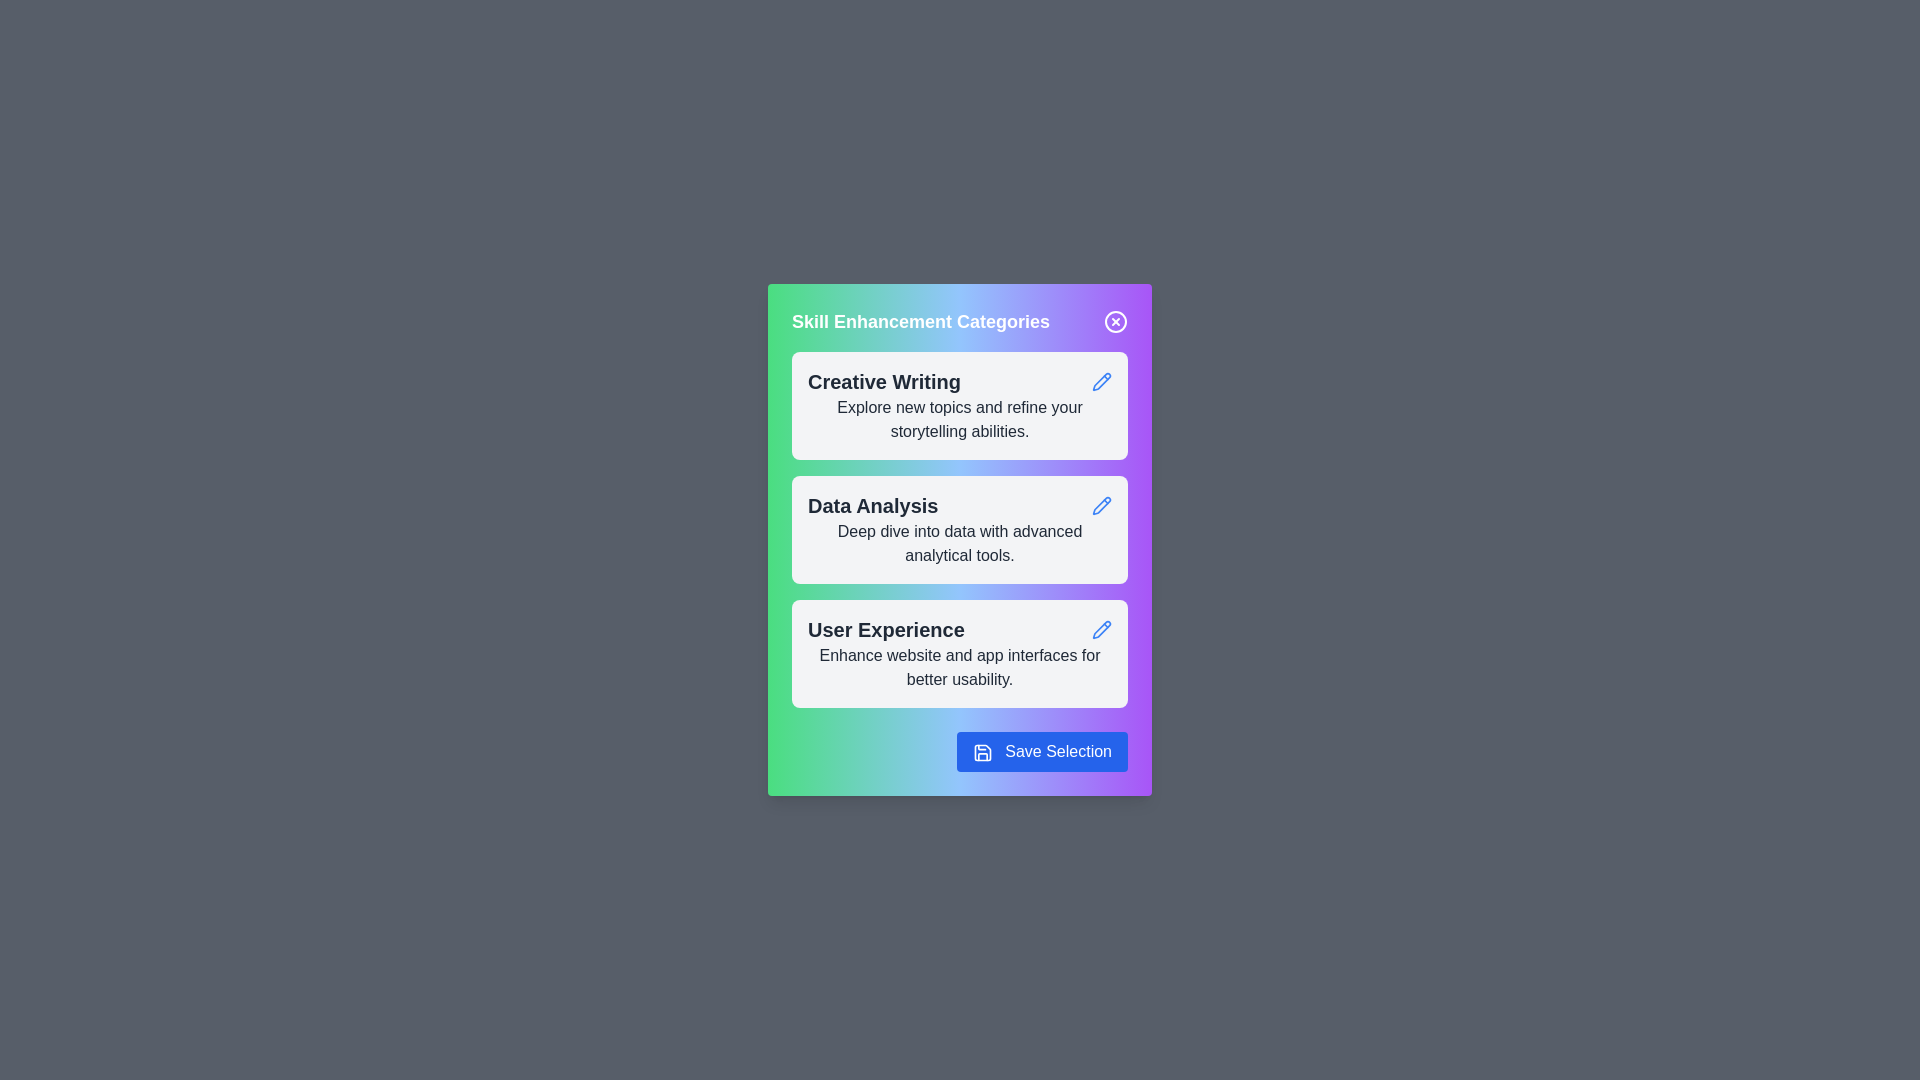 Image resolution: width=1920 pixels, height=1080 pixels. I want to click on the text of the category card labeled 'User Experience' to select it, so click(885, 628).